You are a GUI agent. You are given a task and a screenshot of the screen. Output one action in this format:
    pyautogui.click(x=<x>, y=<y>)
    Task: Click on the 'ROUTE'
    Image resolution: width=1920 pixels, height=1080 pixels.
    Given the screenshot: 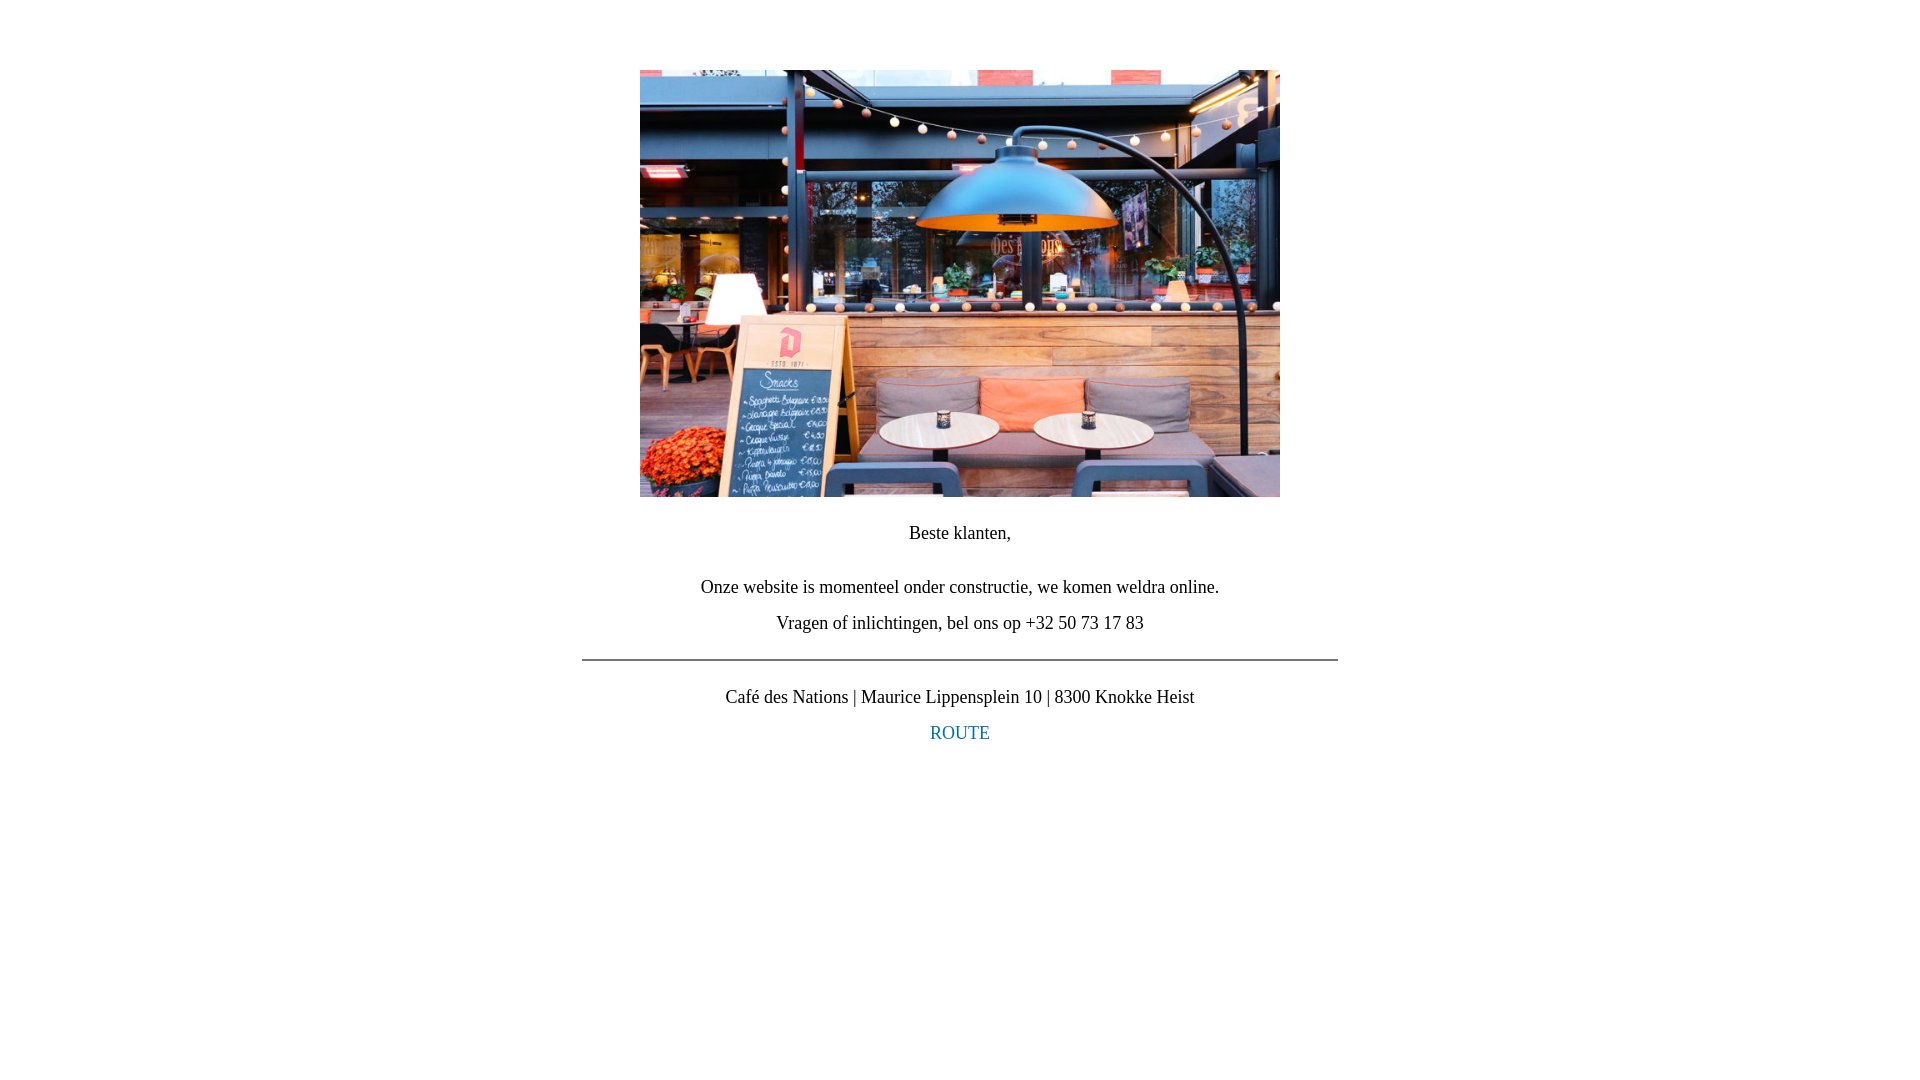 What is the action you would take?
    pyautogui.click(x=960, y=732)
    